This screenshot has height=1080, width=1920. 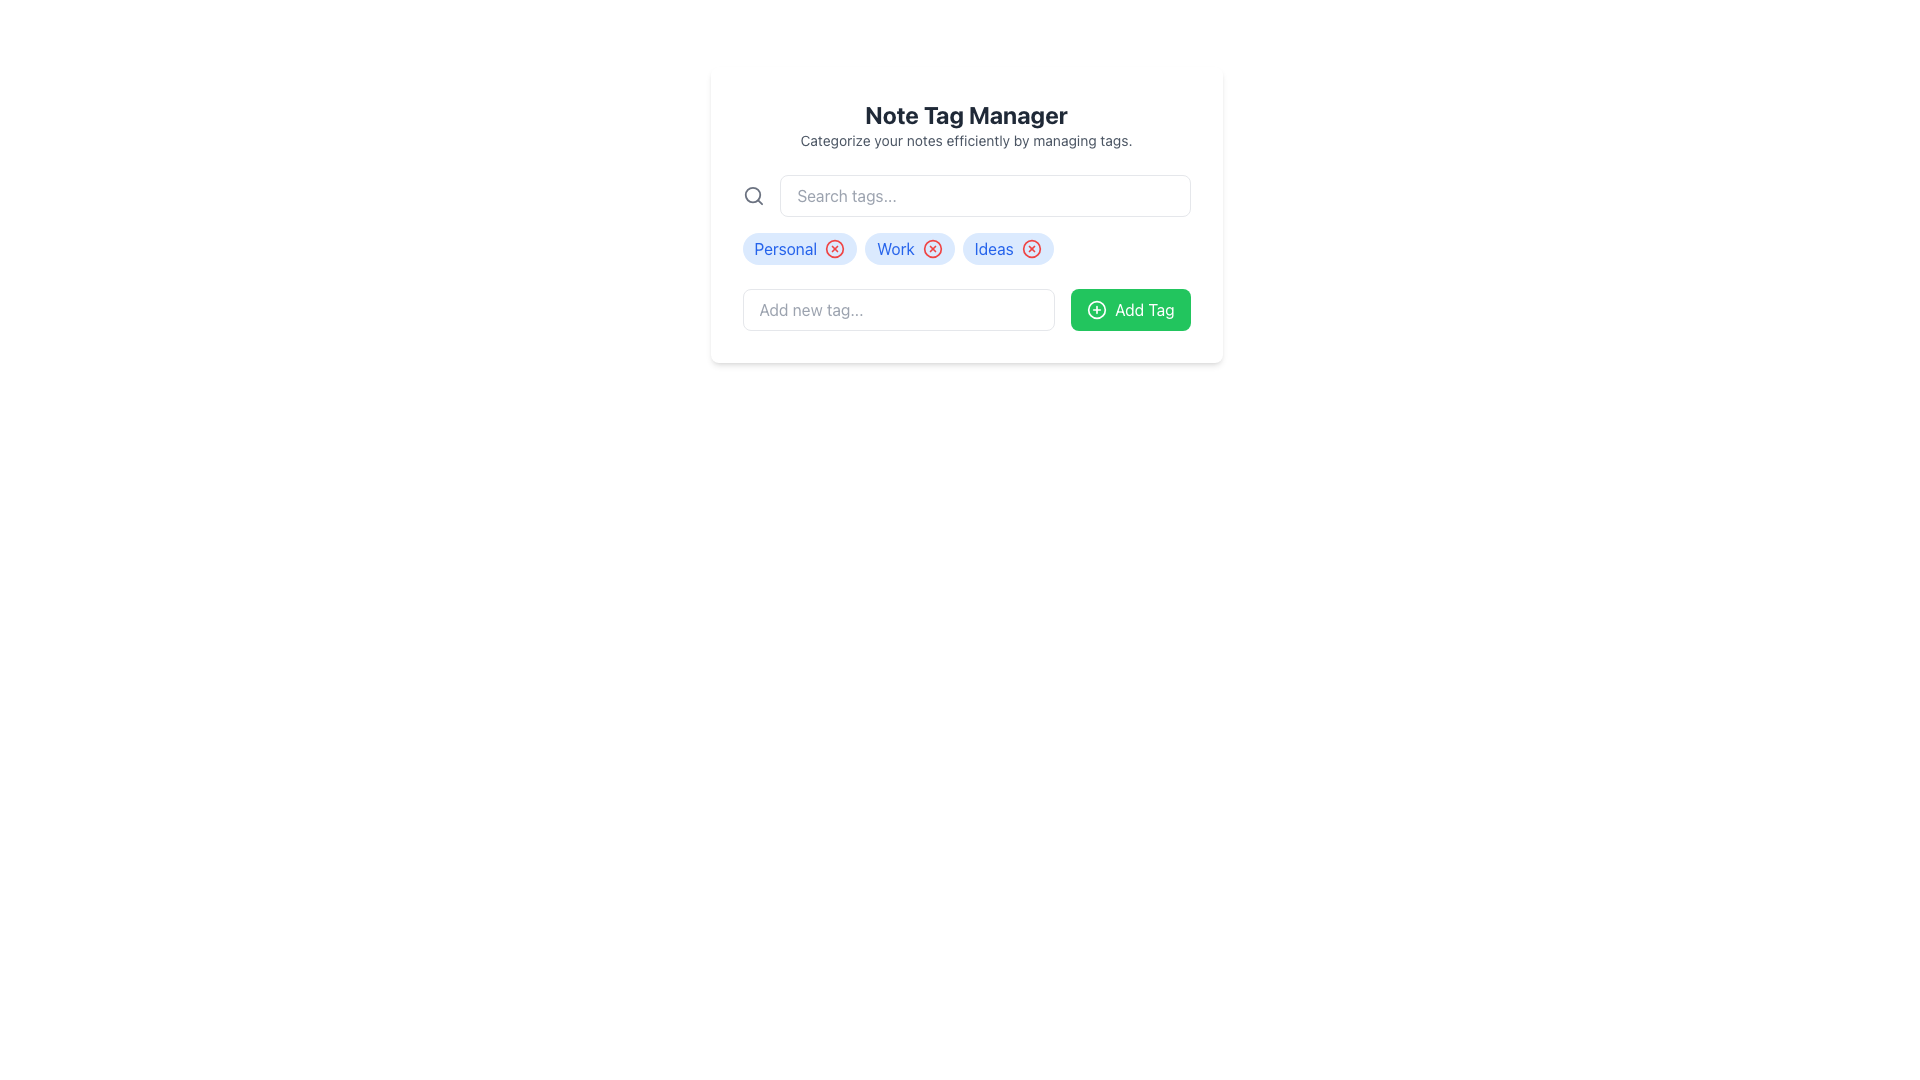 What do you see at coordinates (1130, 309) in the screenshot?
I see `the button that adds a tag to the list, positioned to the right of the 'Add new tag...' input field` at bounding box center [1130, 309].